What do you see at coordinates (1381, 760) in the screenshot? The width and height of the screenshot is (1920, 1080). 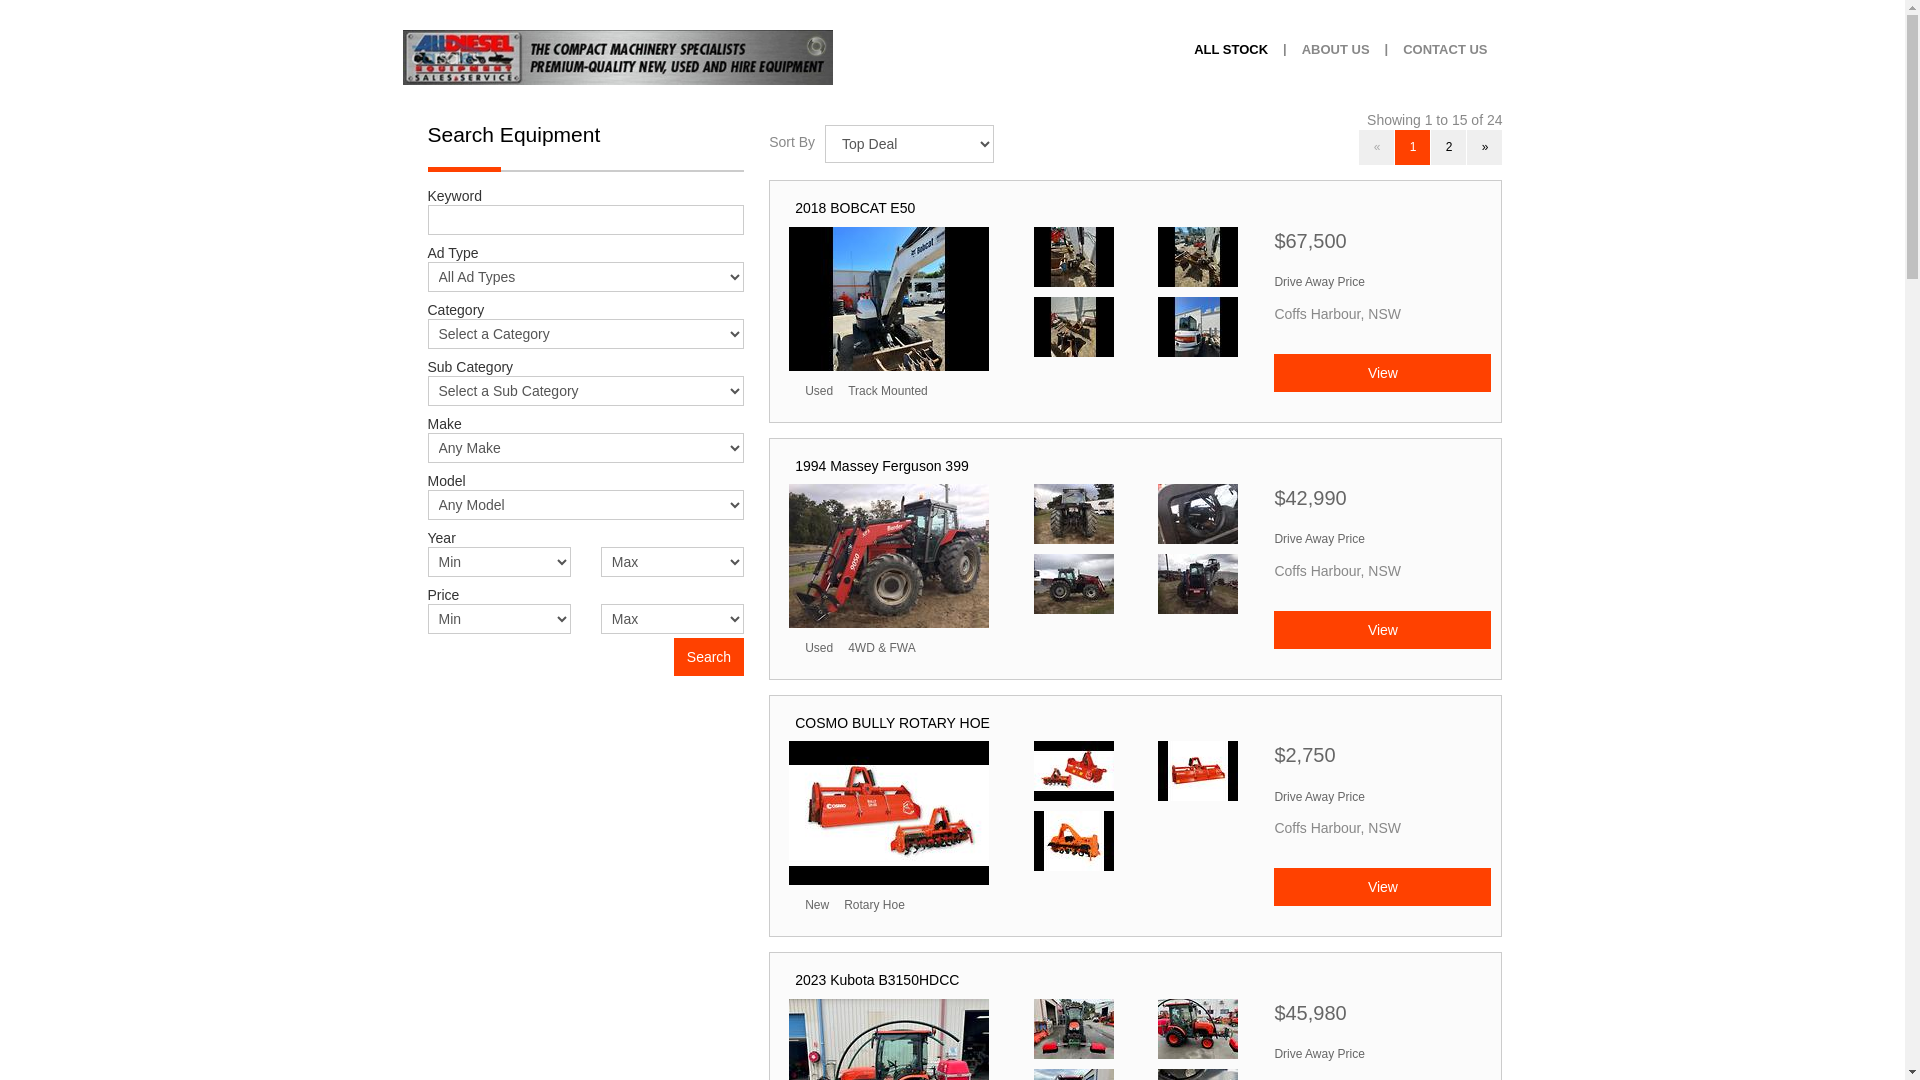 I see `'$2,750'` at bounding box center [1381, 760].